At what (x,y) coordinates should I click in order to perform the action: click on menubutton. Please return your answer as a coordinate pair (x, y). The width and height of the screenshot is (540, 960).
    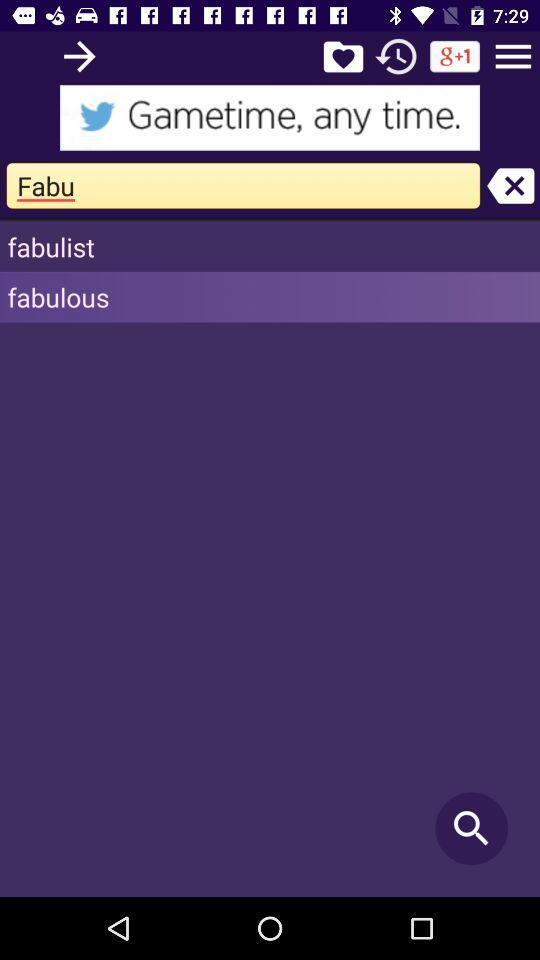
    Looking at the image, I should click on (513, 55).